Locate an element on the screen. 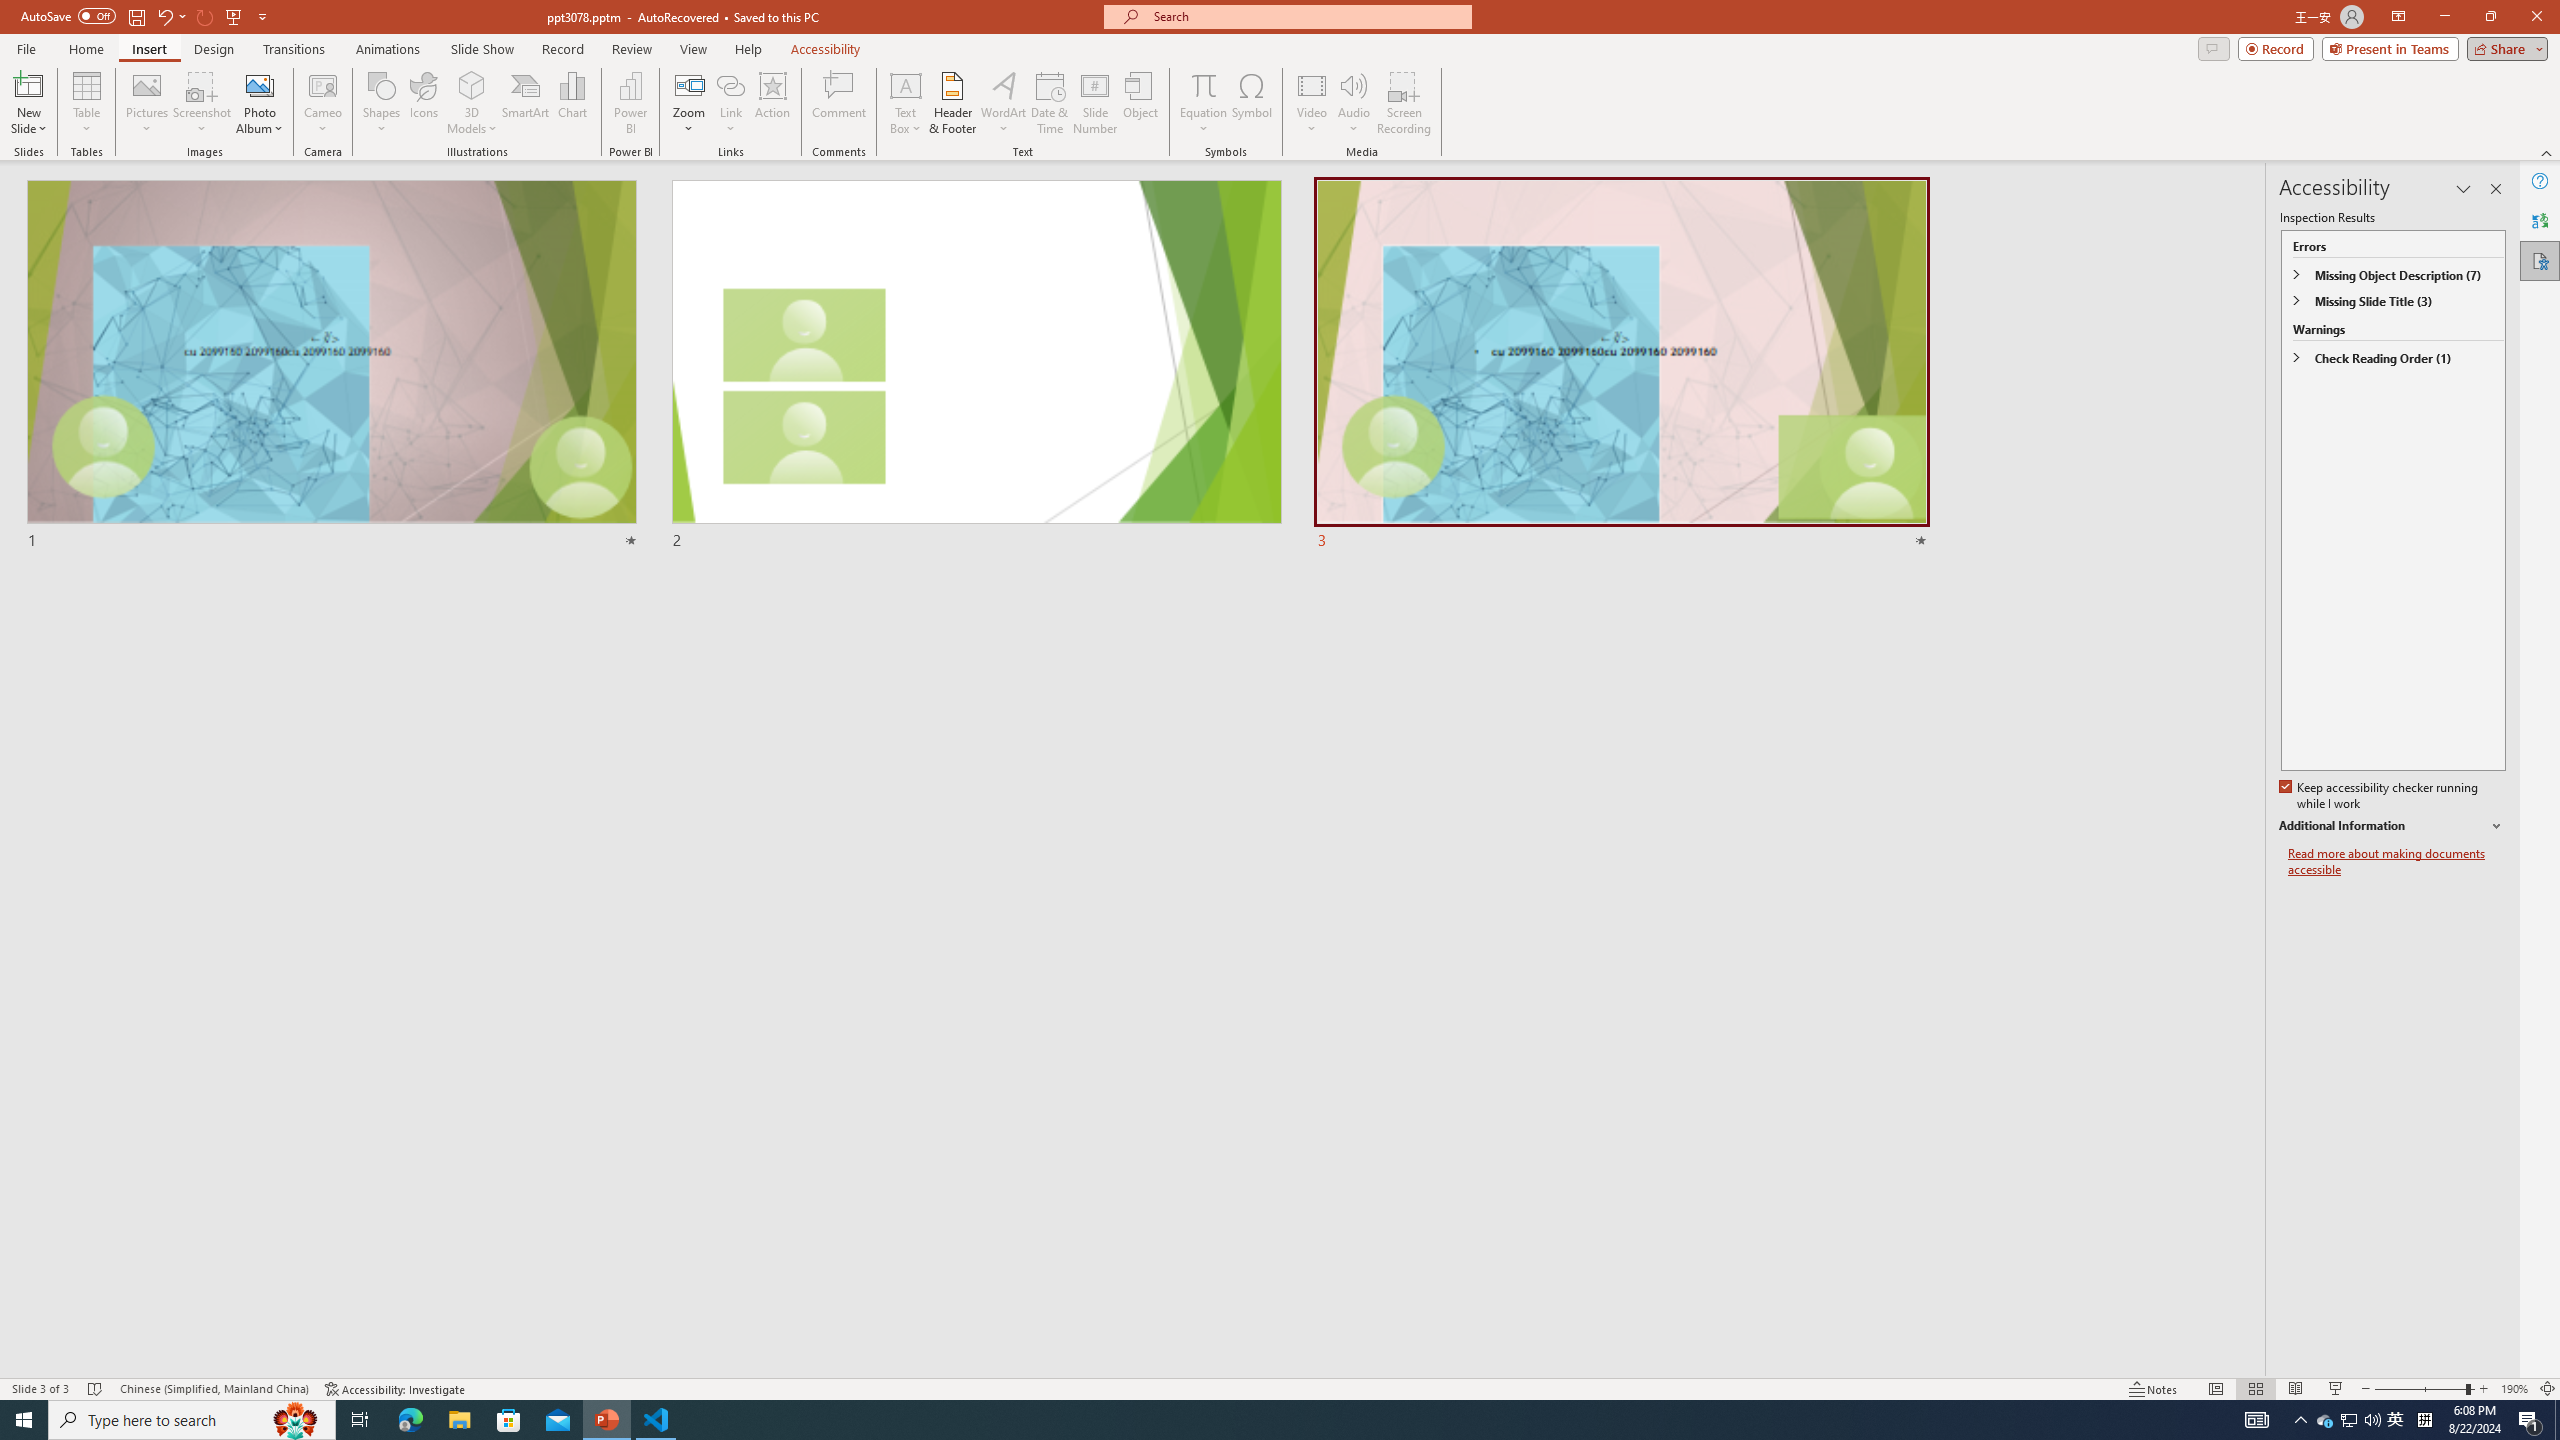 The height and width of the screenshot is (1440, 2560). 'Power BI' is located at coordinates (631, 103).